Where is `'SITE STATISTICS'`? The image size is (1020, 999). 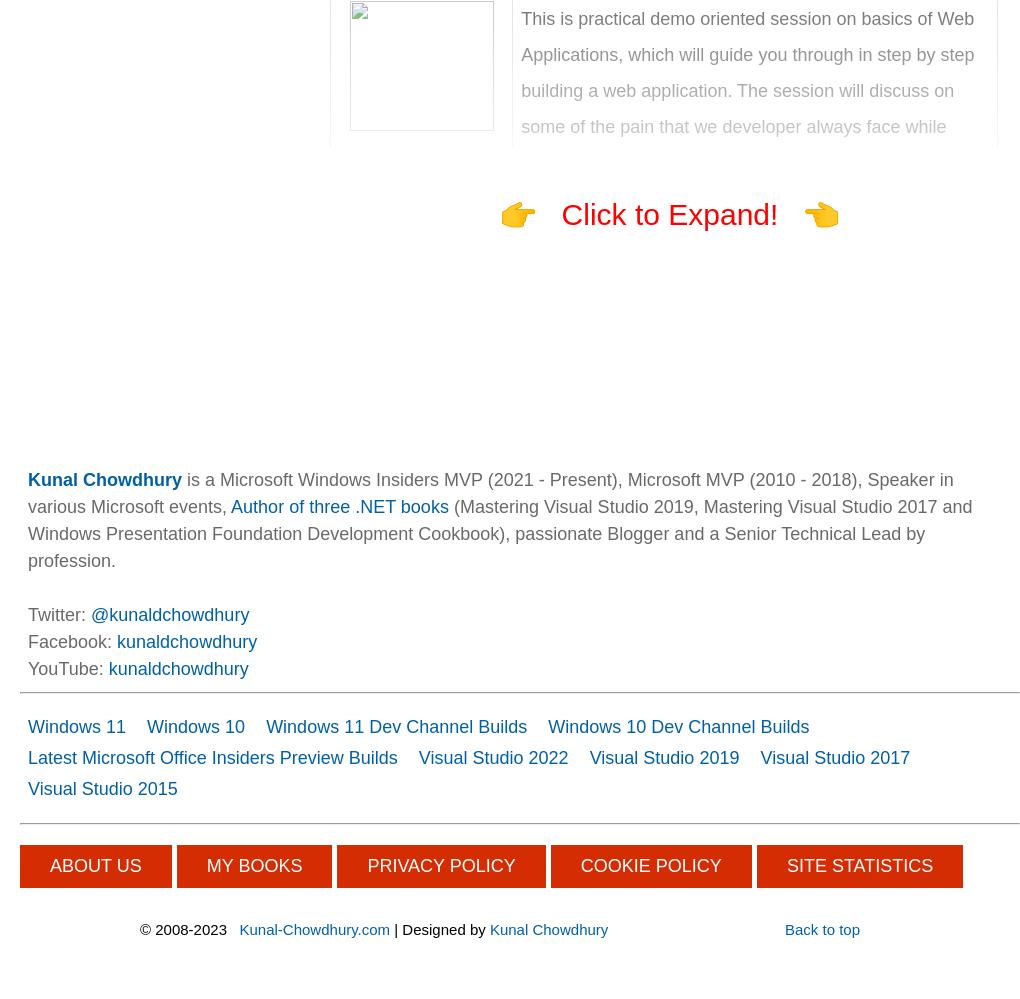
'SITE STATISTICS' is located at coordinates (858, 865).